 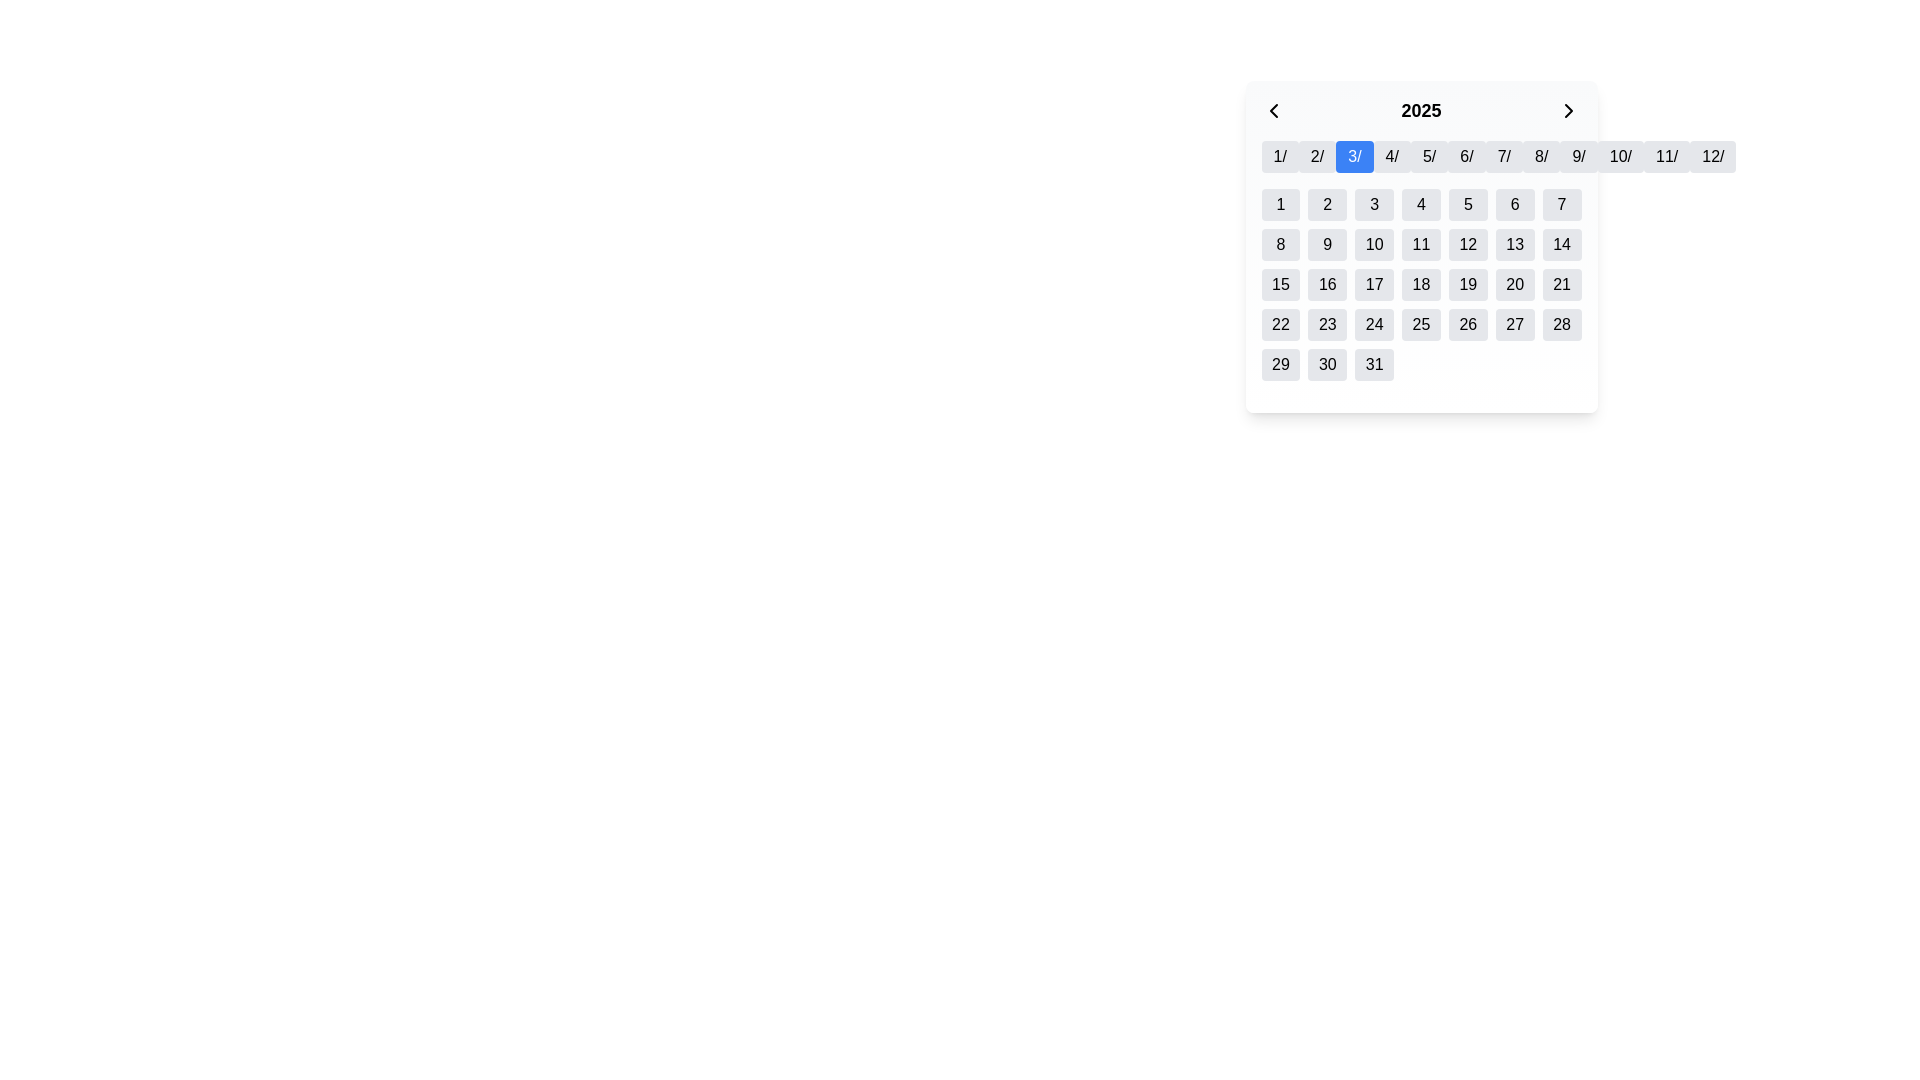 I want to click on the button representing the 27th day in the calendar grid, located in the sixth column of the fourth row, so click(x=1515, y=323).